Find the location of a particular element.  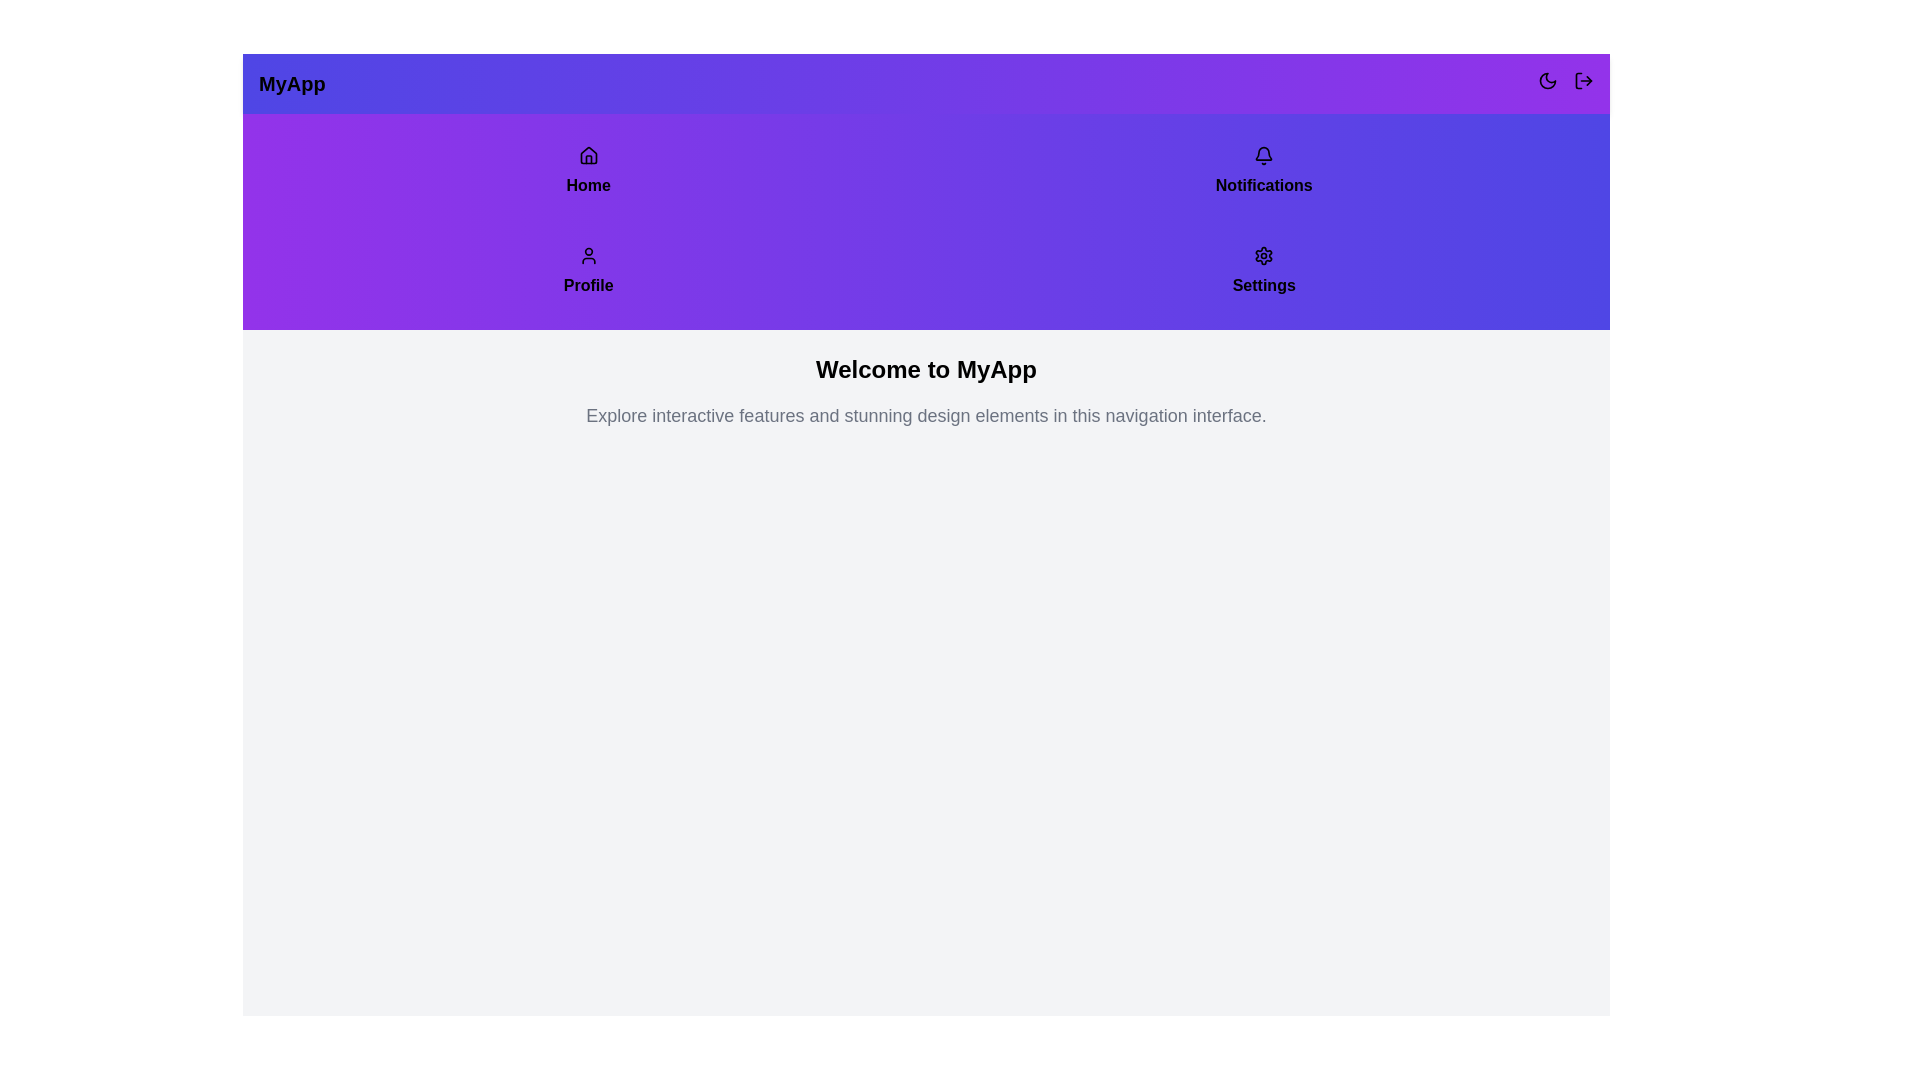

the Profile tab to navigate to the Profile section is located at coordinates (587, 272).